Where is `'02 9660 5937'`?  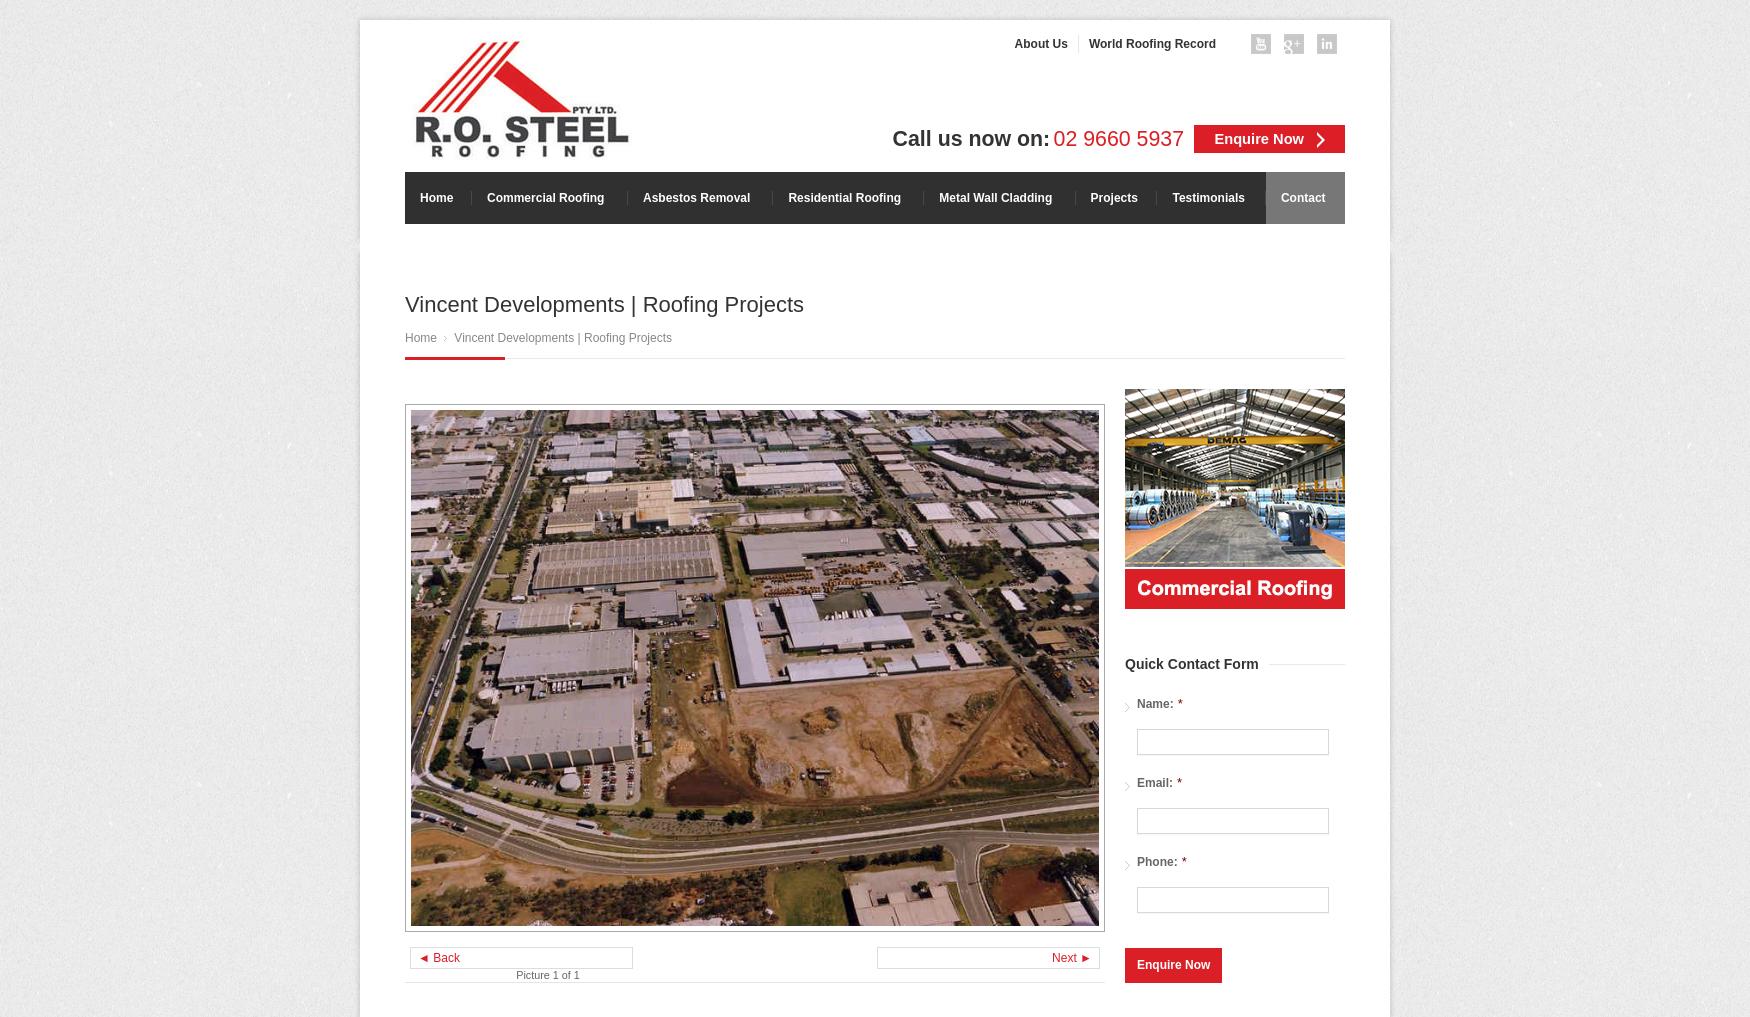
'02 9660 5937' is located at coordinates (1118, 138).